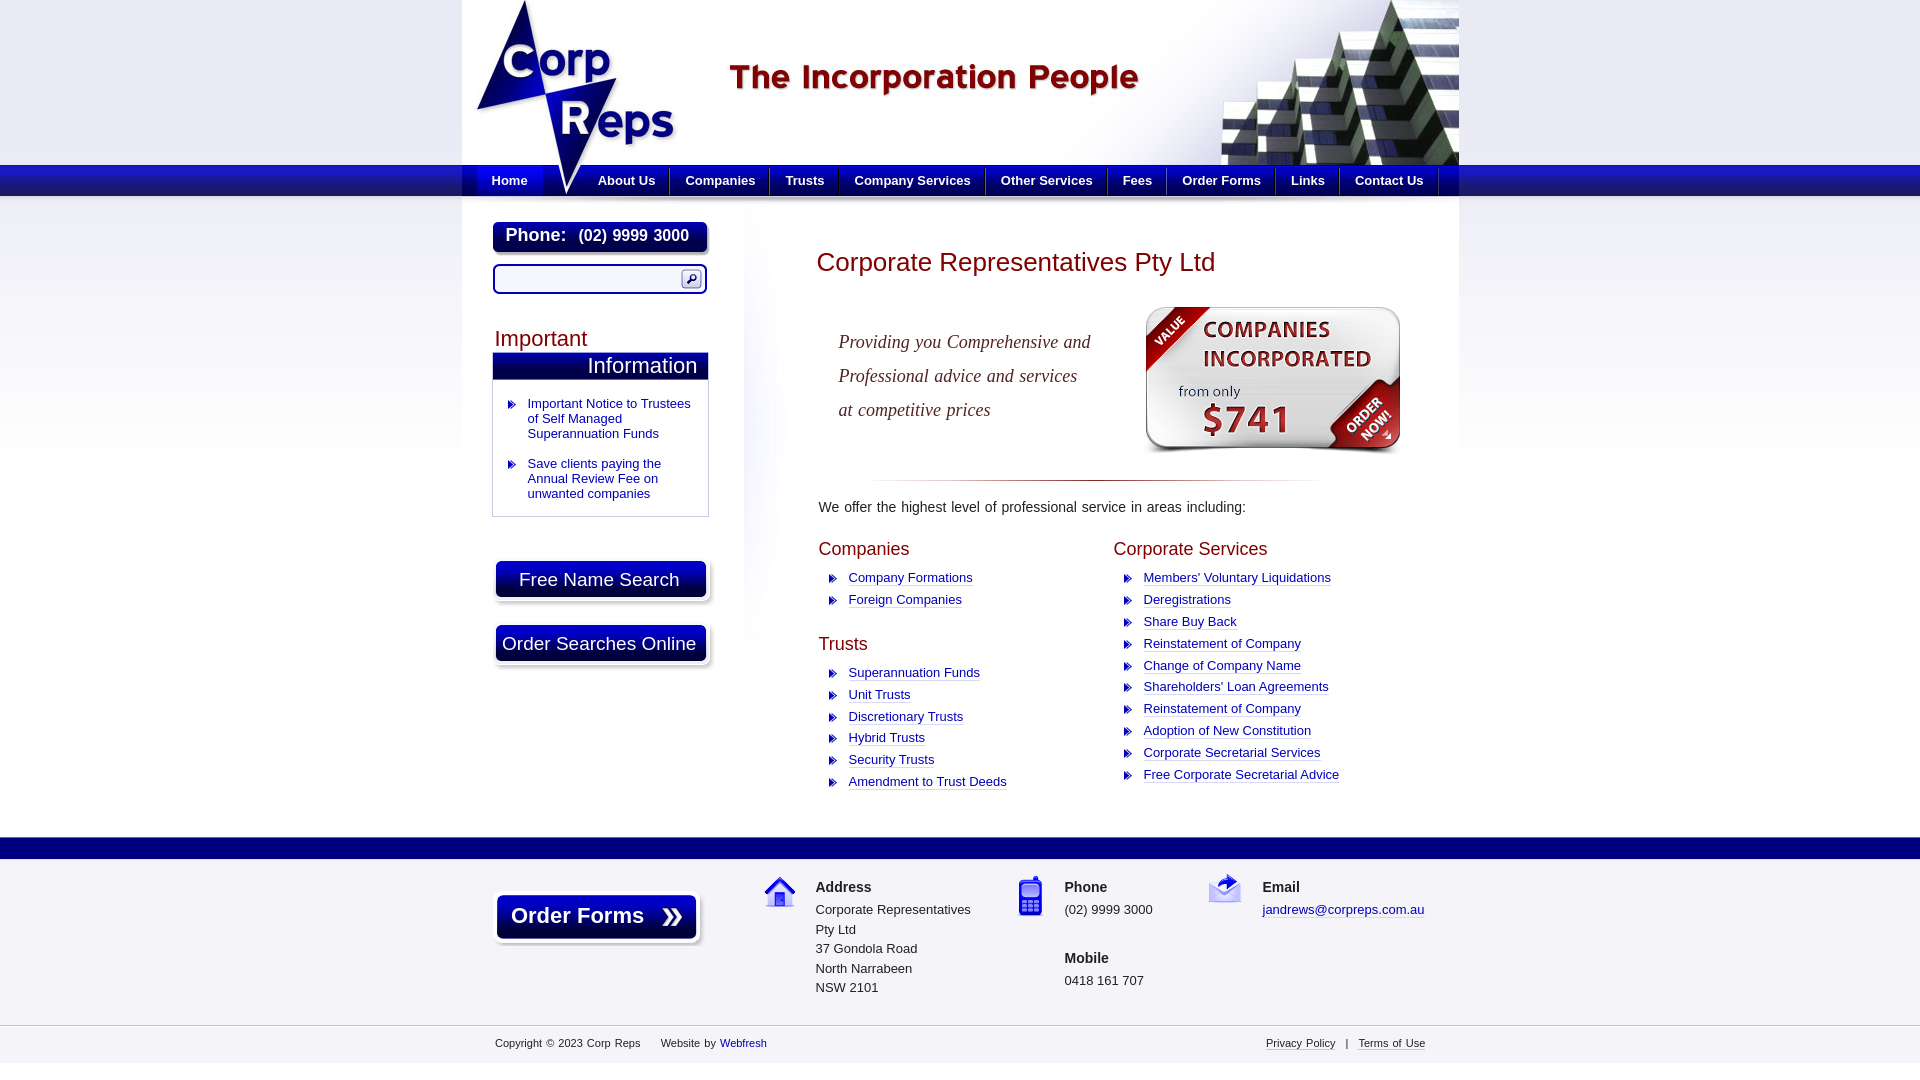 This screenshot has height=1080, width=1920. Describe the element at coordinates (690, 279) in the screenshot. I see `'Search'` at that location.